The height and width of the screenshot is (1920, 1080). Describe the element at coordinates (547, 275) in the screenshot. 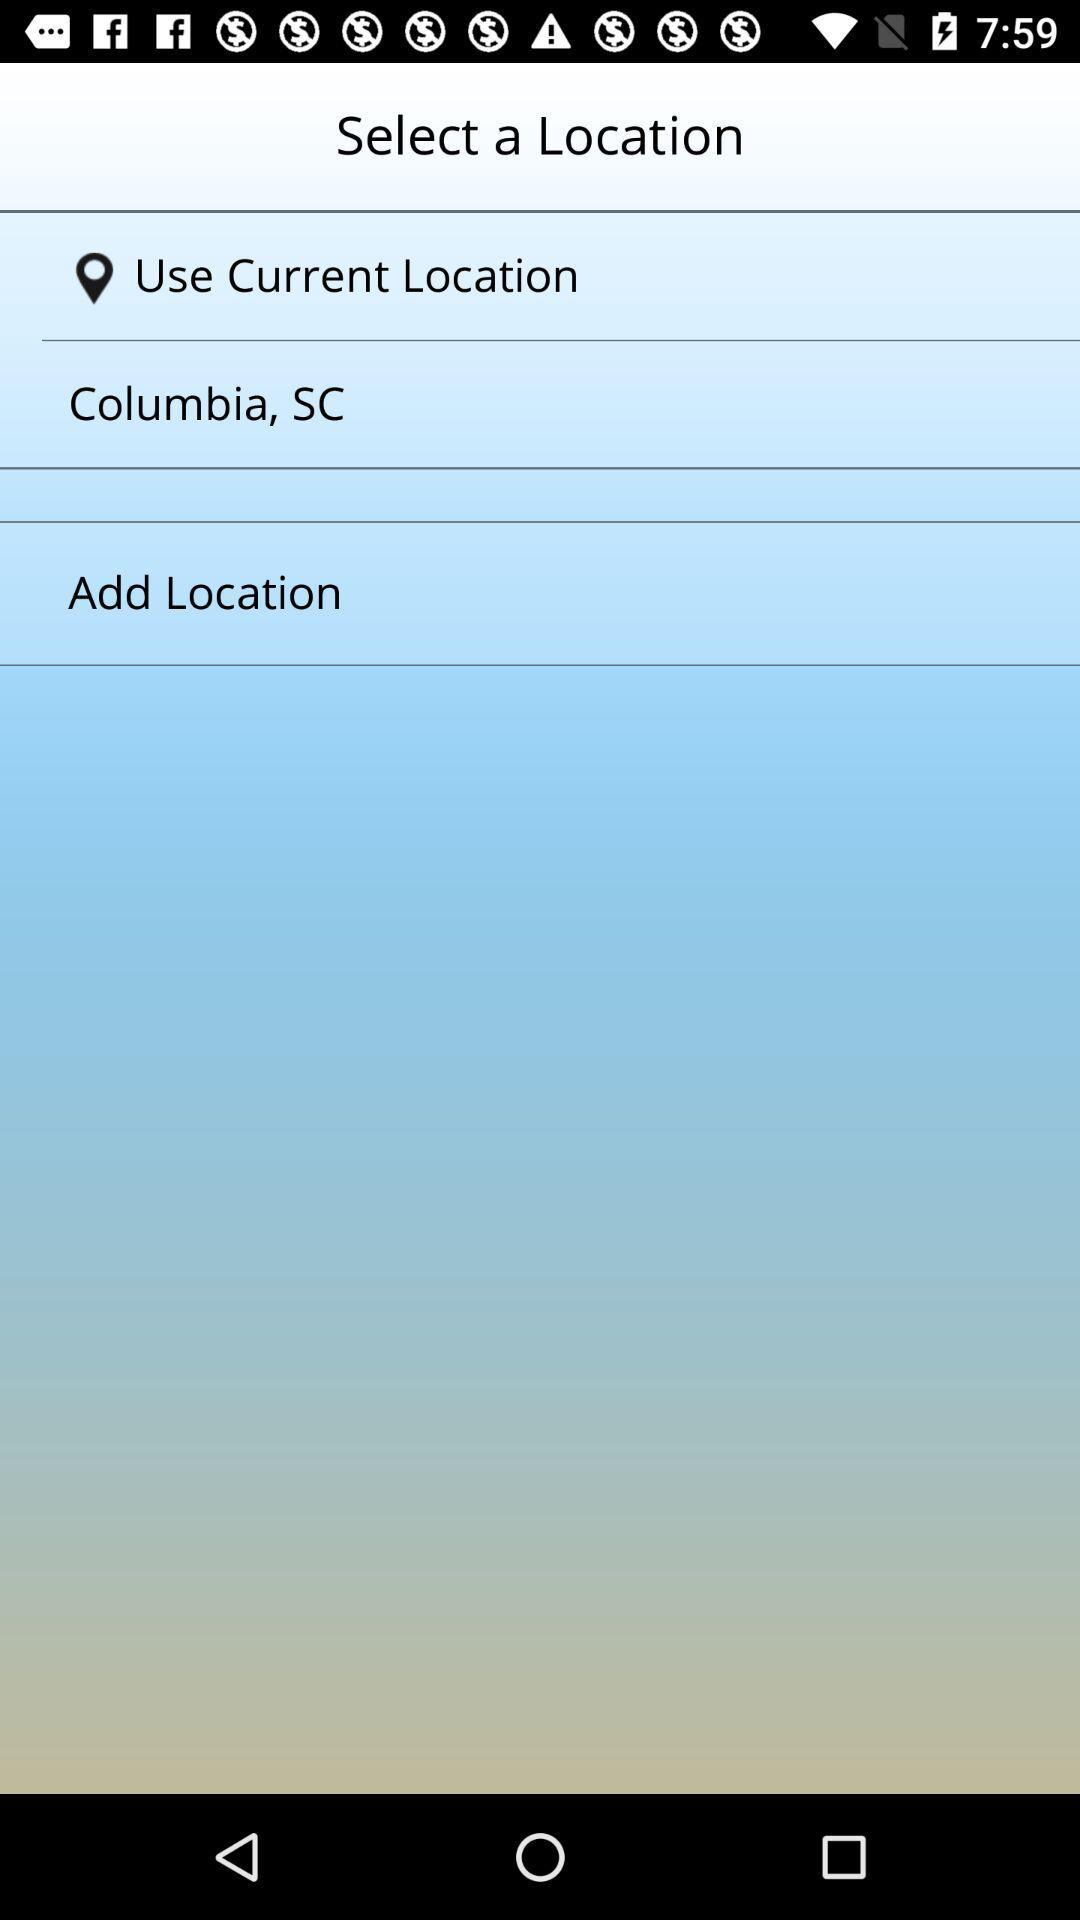

I see `text below the text select a location` at that location.